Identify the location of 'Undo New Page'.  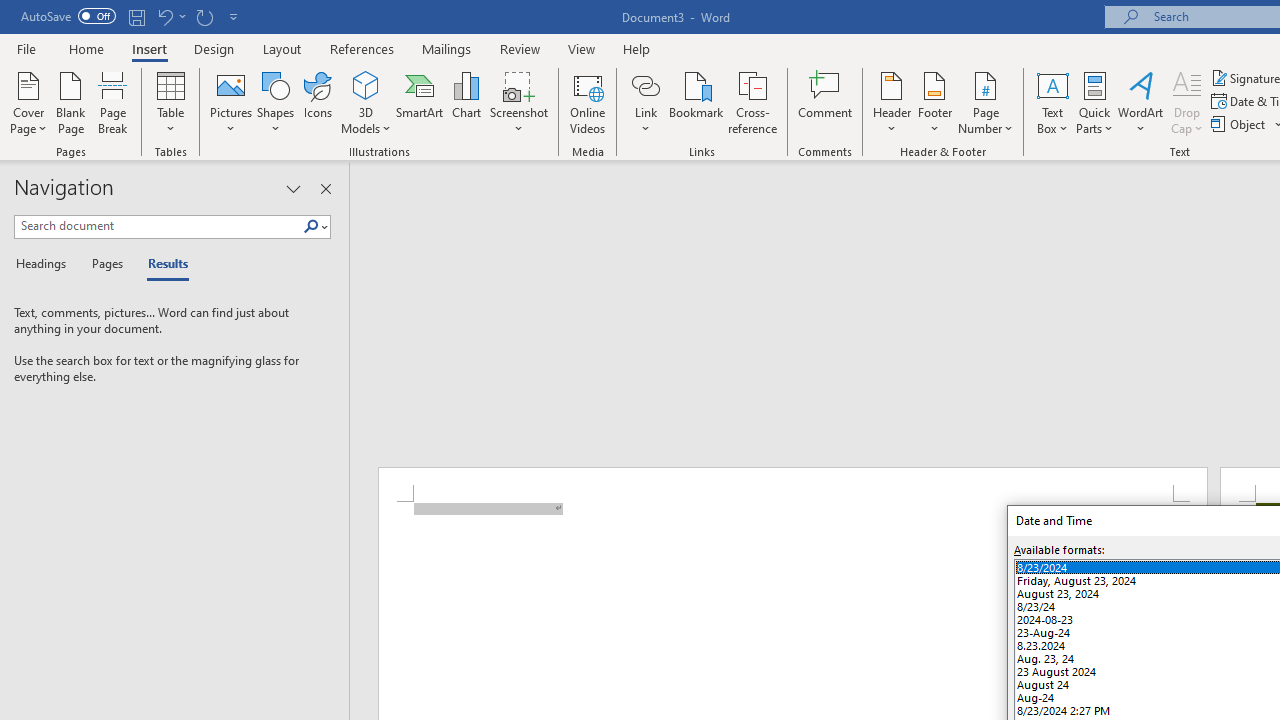
(170, 16).